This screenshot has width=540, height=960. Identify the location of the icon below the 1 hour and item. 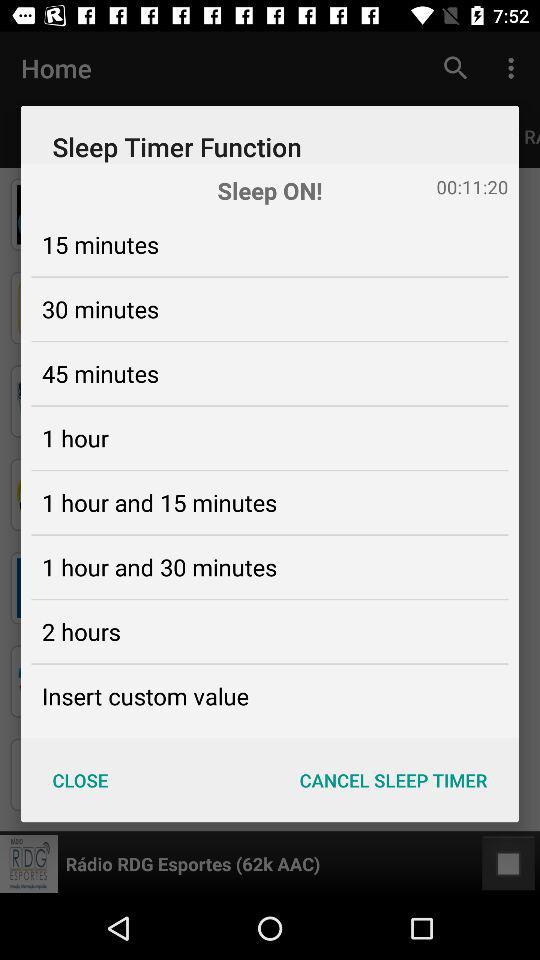
(80, 630).